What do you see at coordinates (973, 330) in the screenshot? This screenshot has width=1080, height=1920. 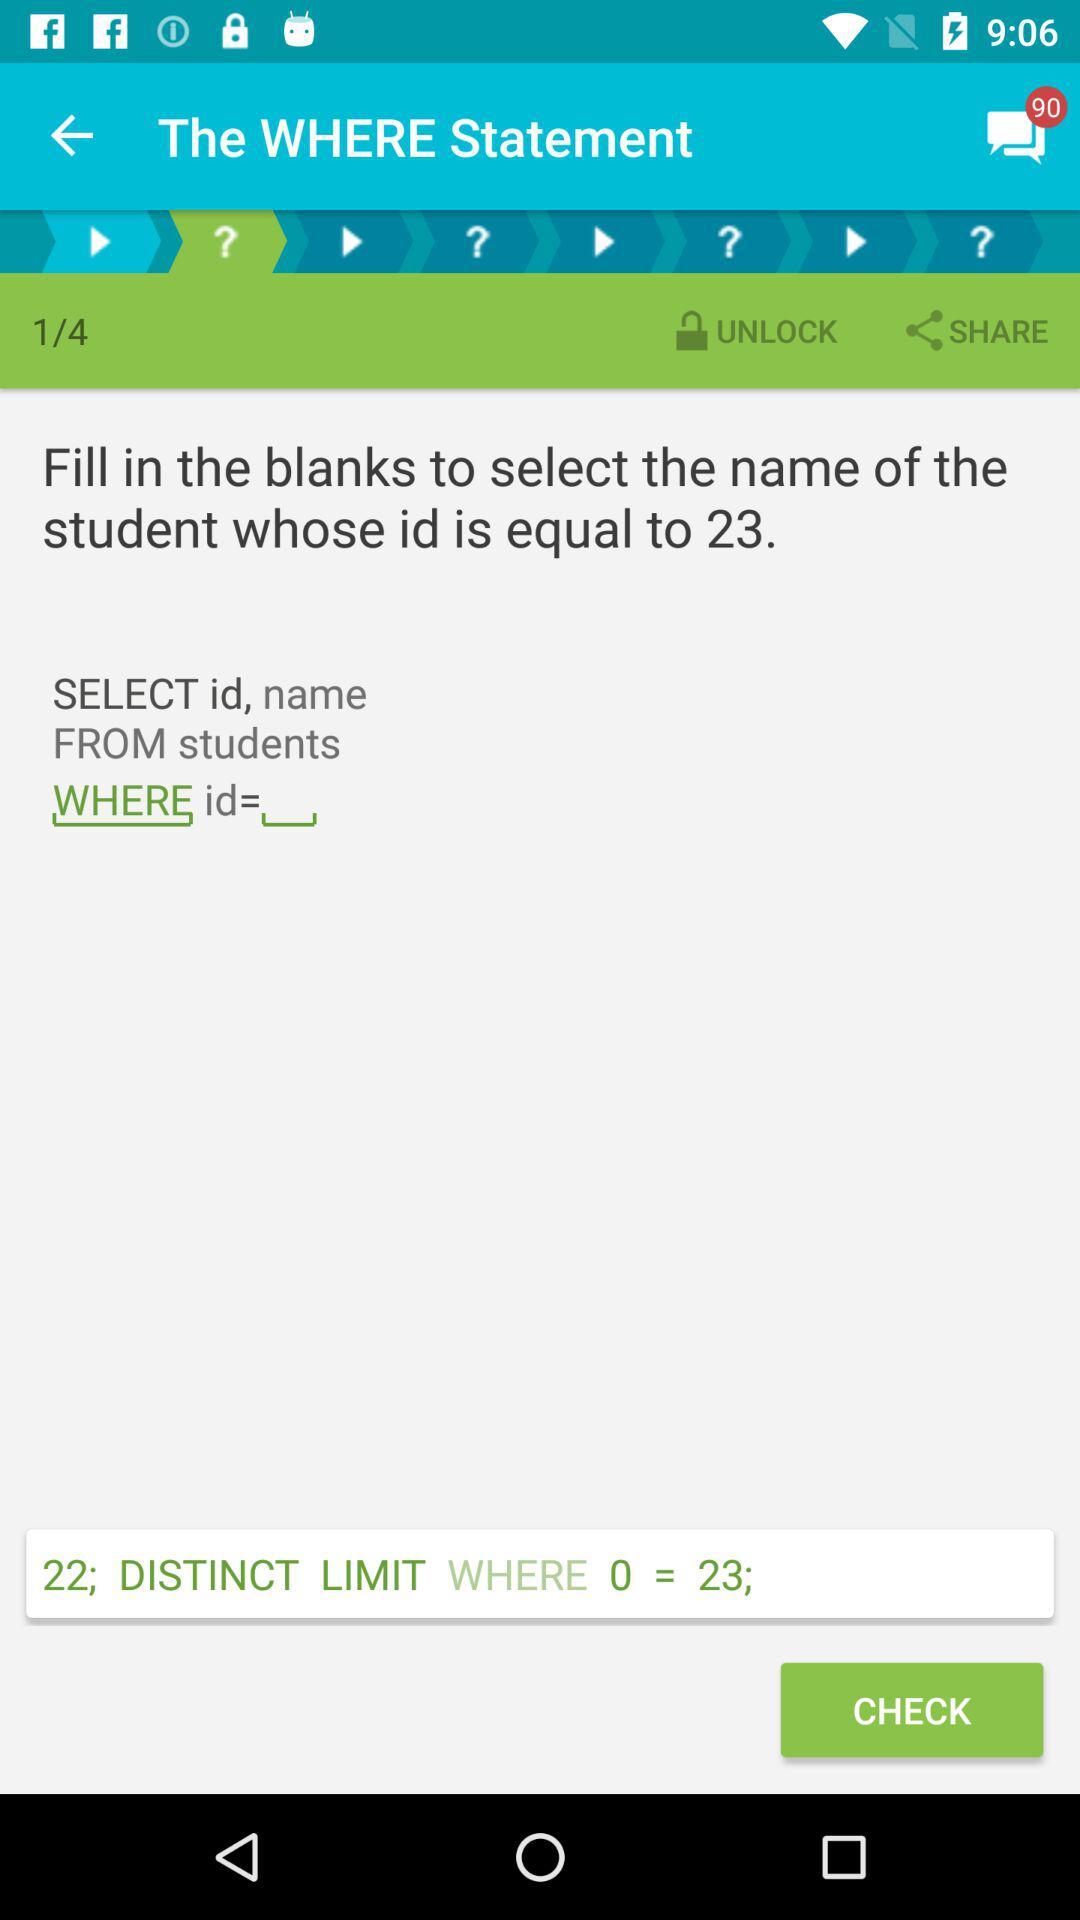 I see `share` at bounding box center [973, 330].